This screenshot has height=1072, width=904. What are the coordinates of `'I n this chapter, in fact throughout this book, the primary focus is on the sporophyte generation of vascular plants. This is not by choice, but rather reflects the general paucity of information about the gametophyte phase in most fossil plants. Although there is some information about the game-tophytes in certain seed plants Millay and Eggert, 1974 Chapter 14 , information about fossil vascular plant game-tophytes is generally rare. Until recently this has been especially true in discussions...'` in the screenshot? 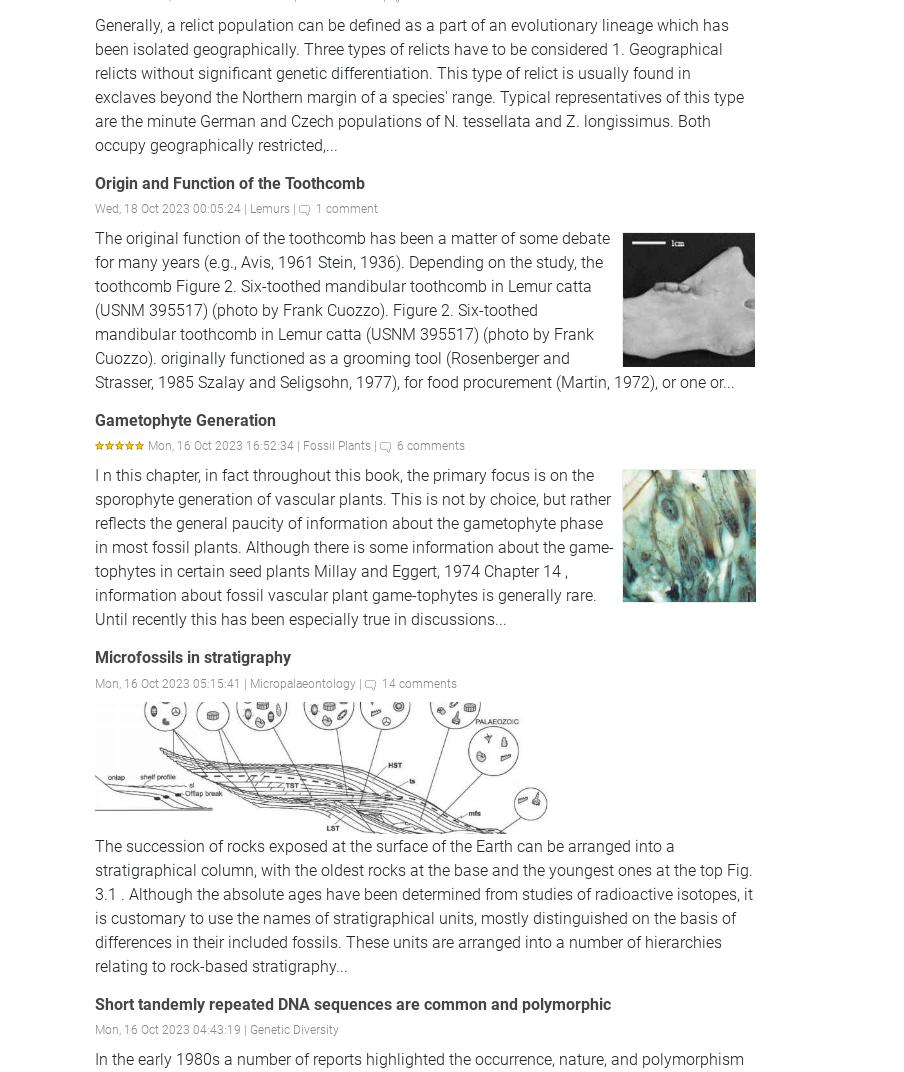 It's located at (353, 546).